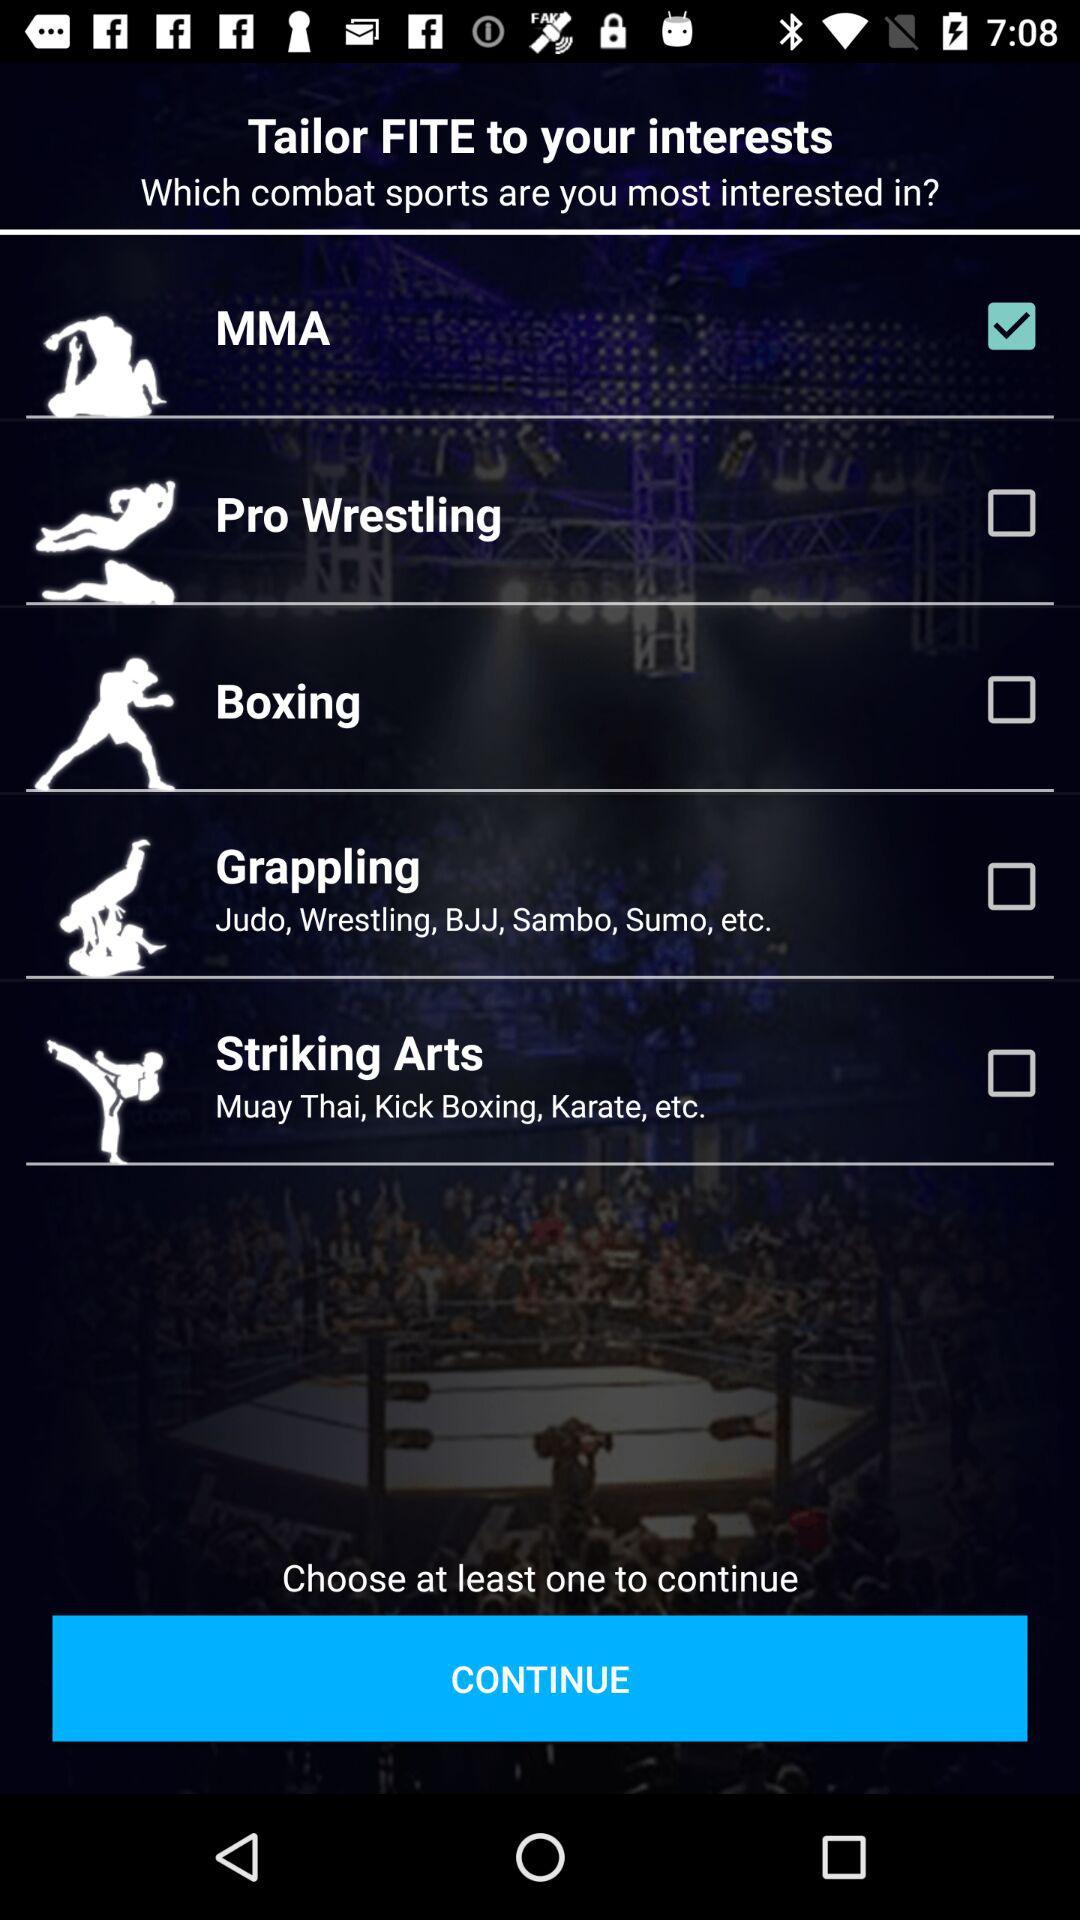 This screenshot has height=1920, width=1080. Describe the element at coordinates (1011, 513) in the screenshot. I see `pro wrestling checkbox` at that location.